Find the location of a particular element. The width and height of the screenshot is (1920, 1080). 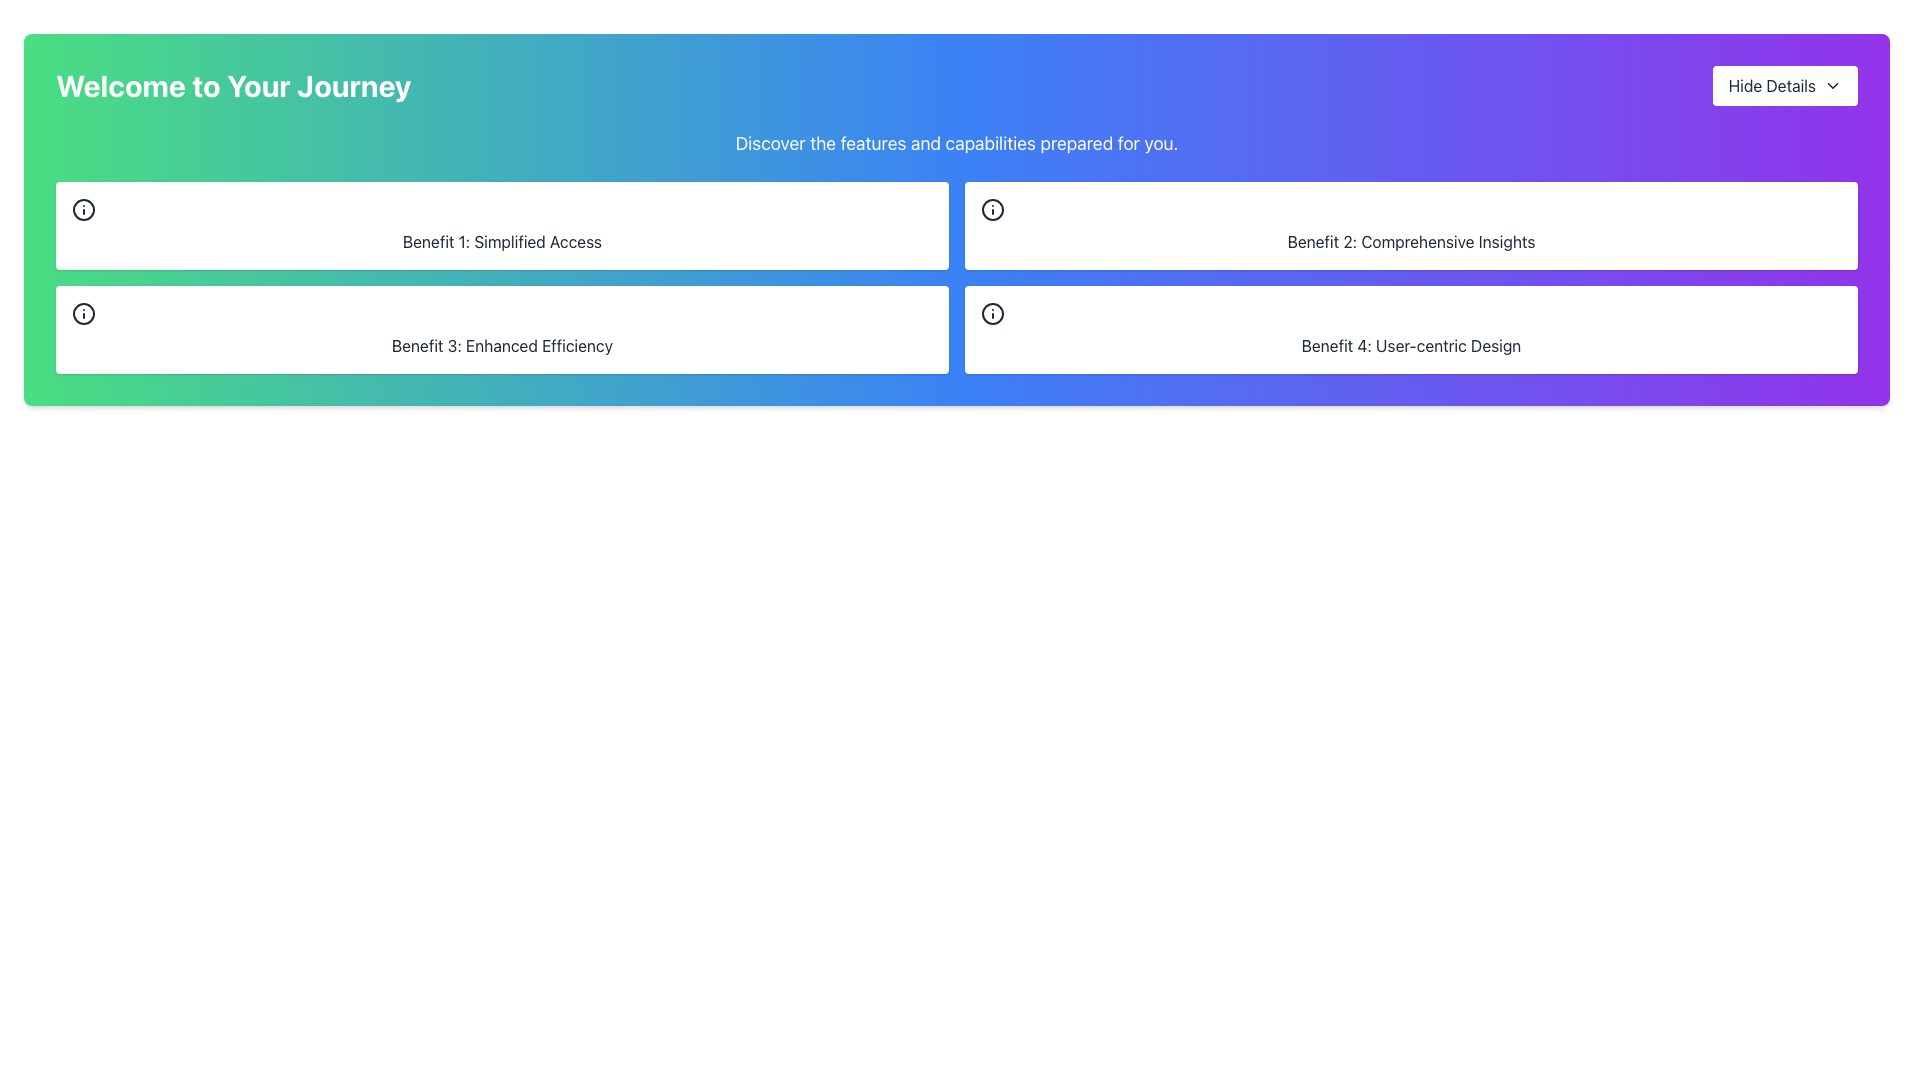

Circle graphic element that serves as the circular boundary of the informational icon, located in the first row of the card layout to the far-left of 'Benefit 1: Simplified Access' is located at coordinates (82, 209).